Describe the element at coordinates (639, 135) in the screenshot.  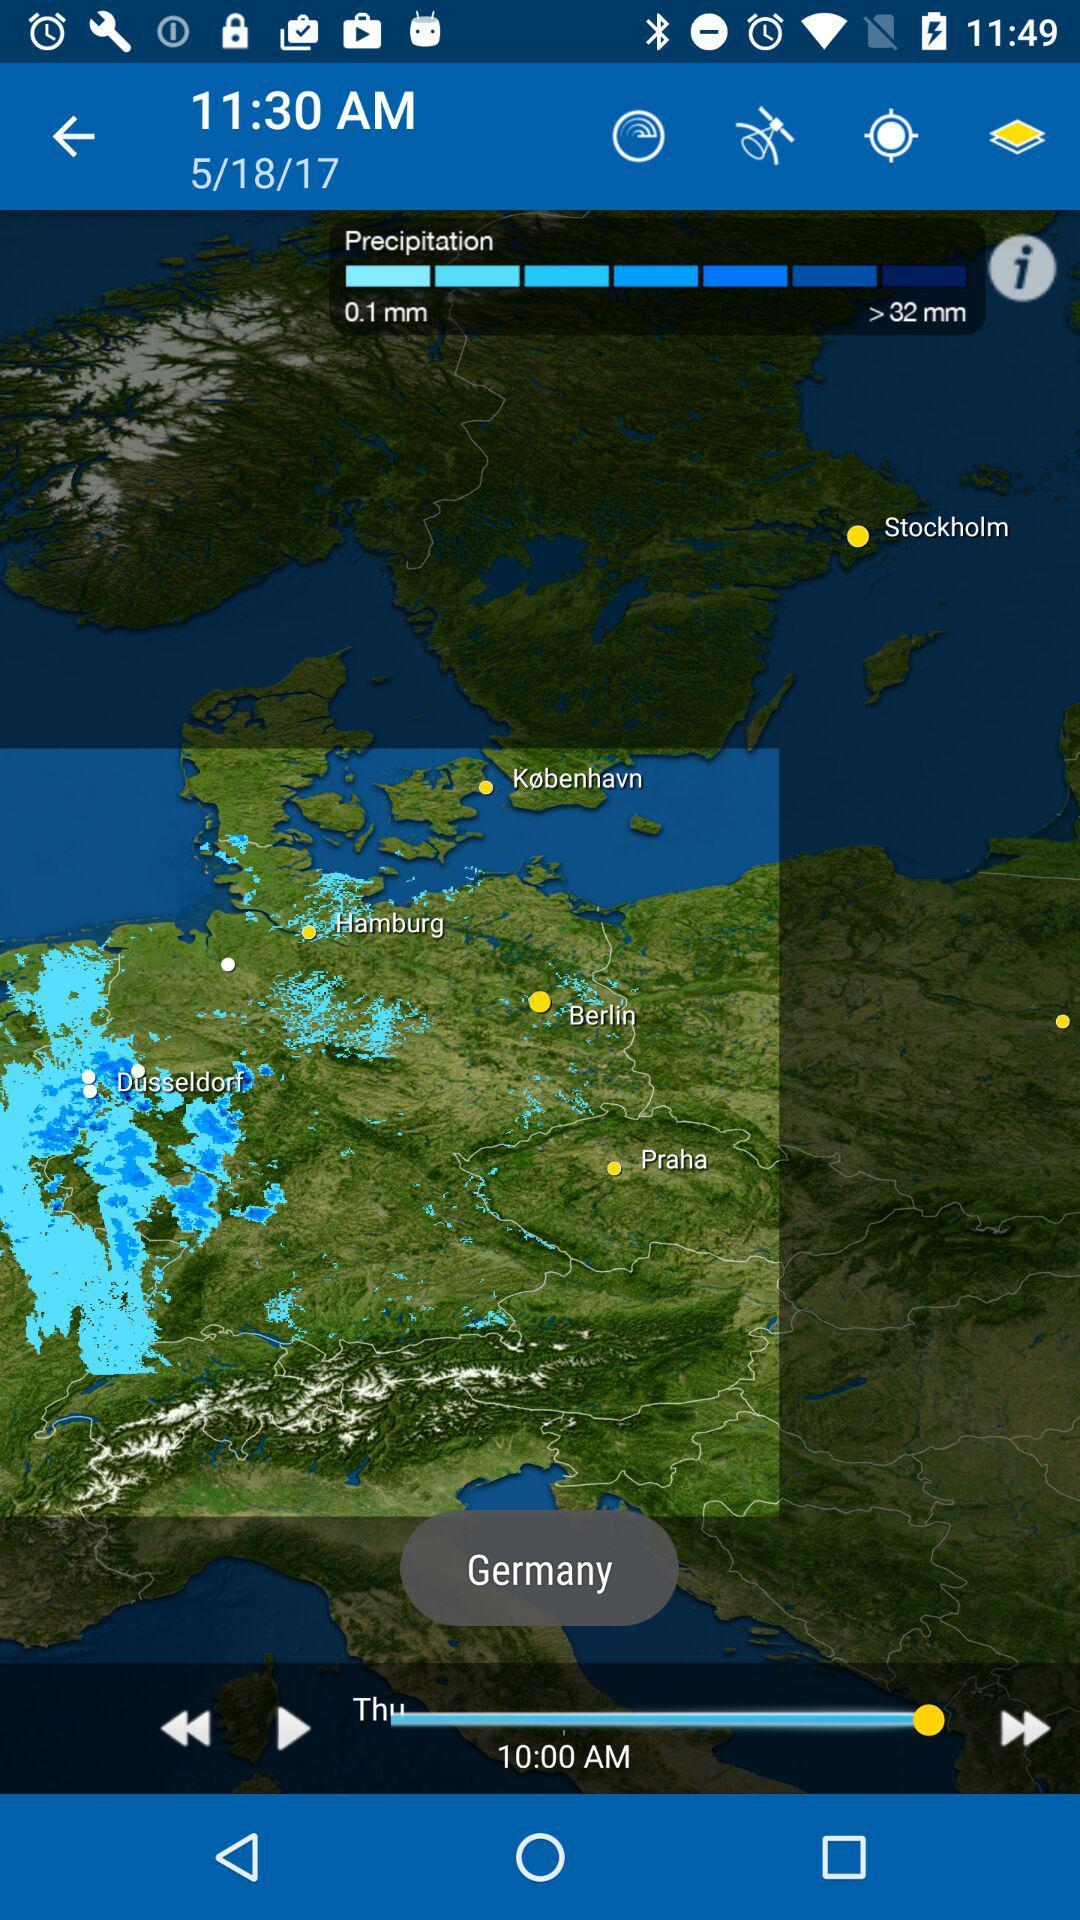
I see `icon to the right of 11:30 am icon` at that location.